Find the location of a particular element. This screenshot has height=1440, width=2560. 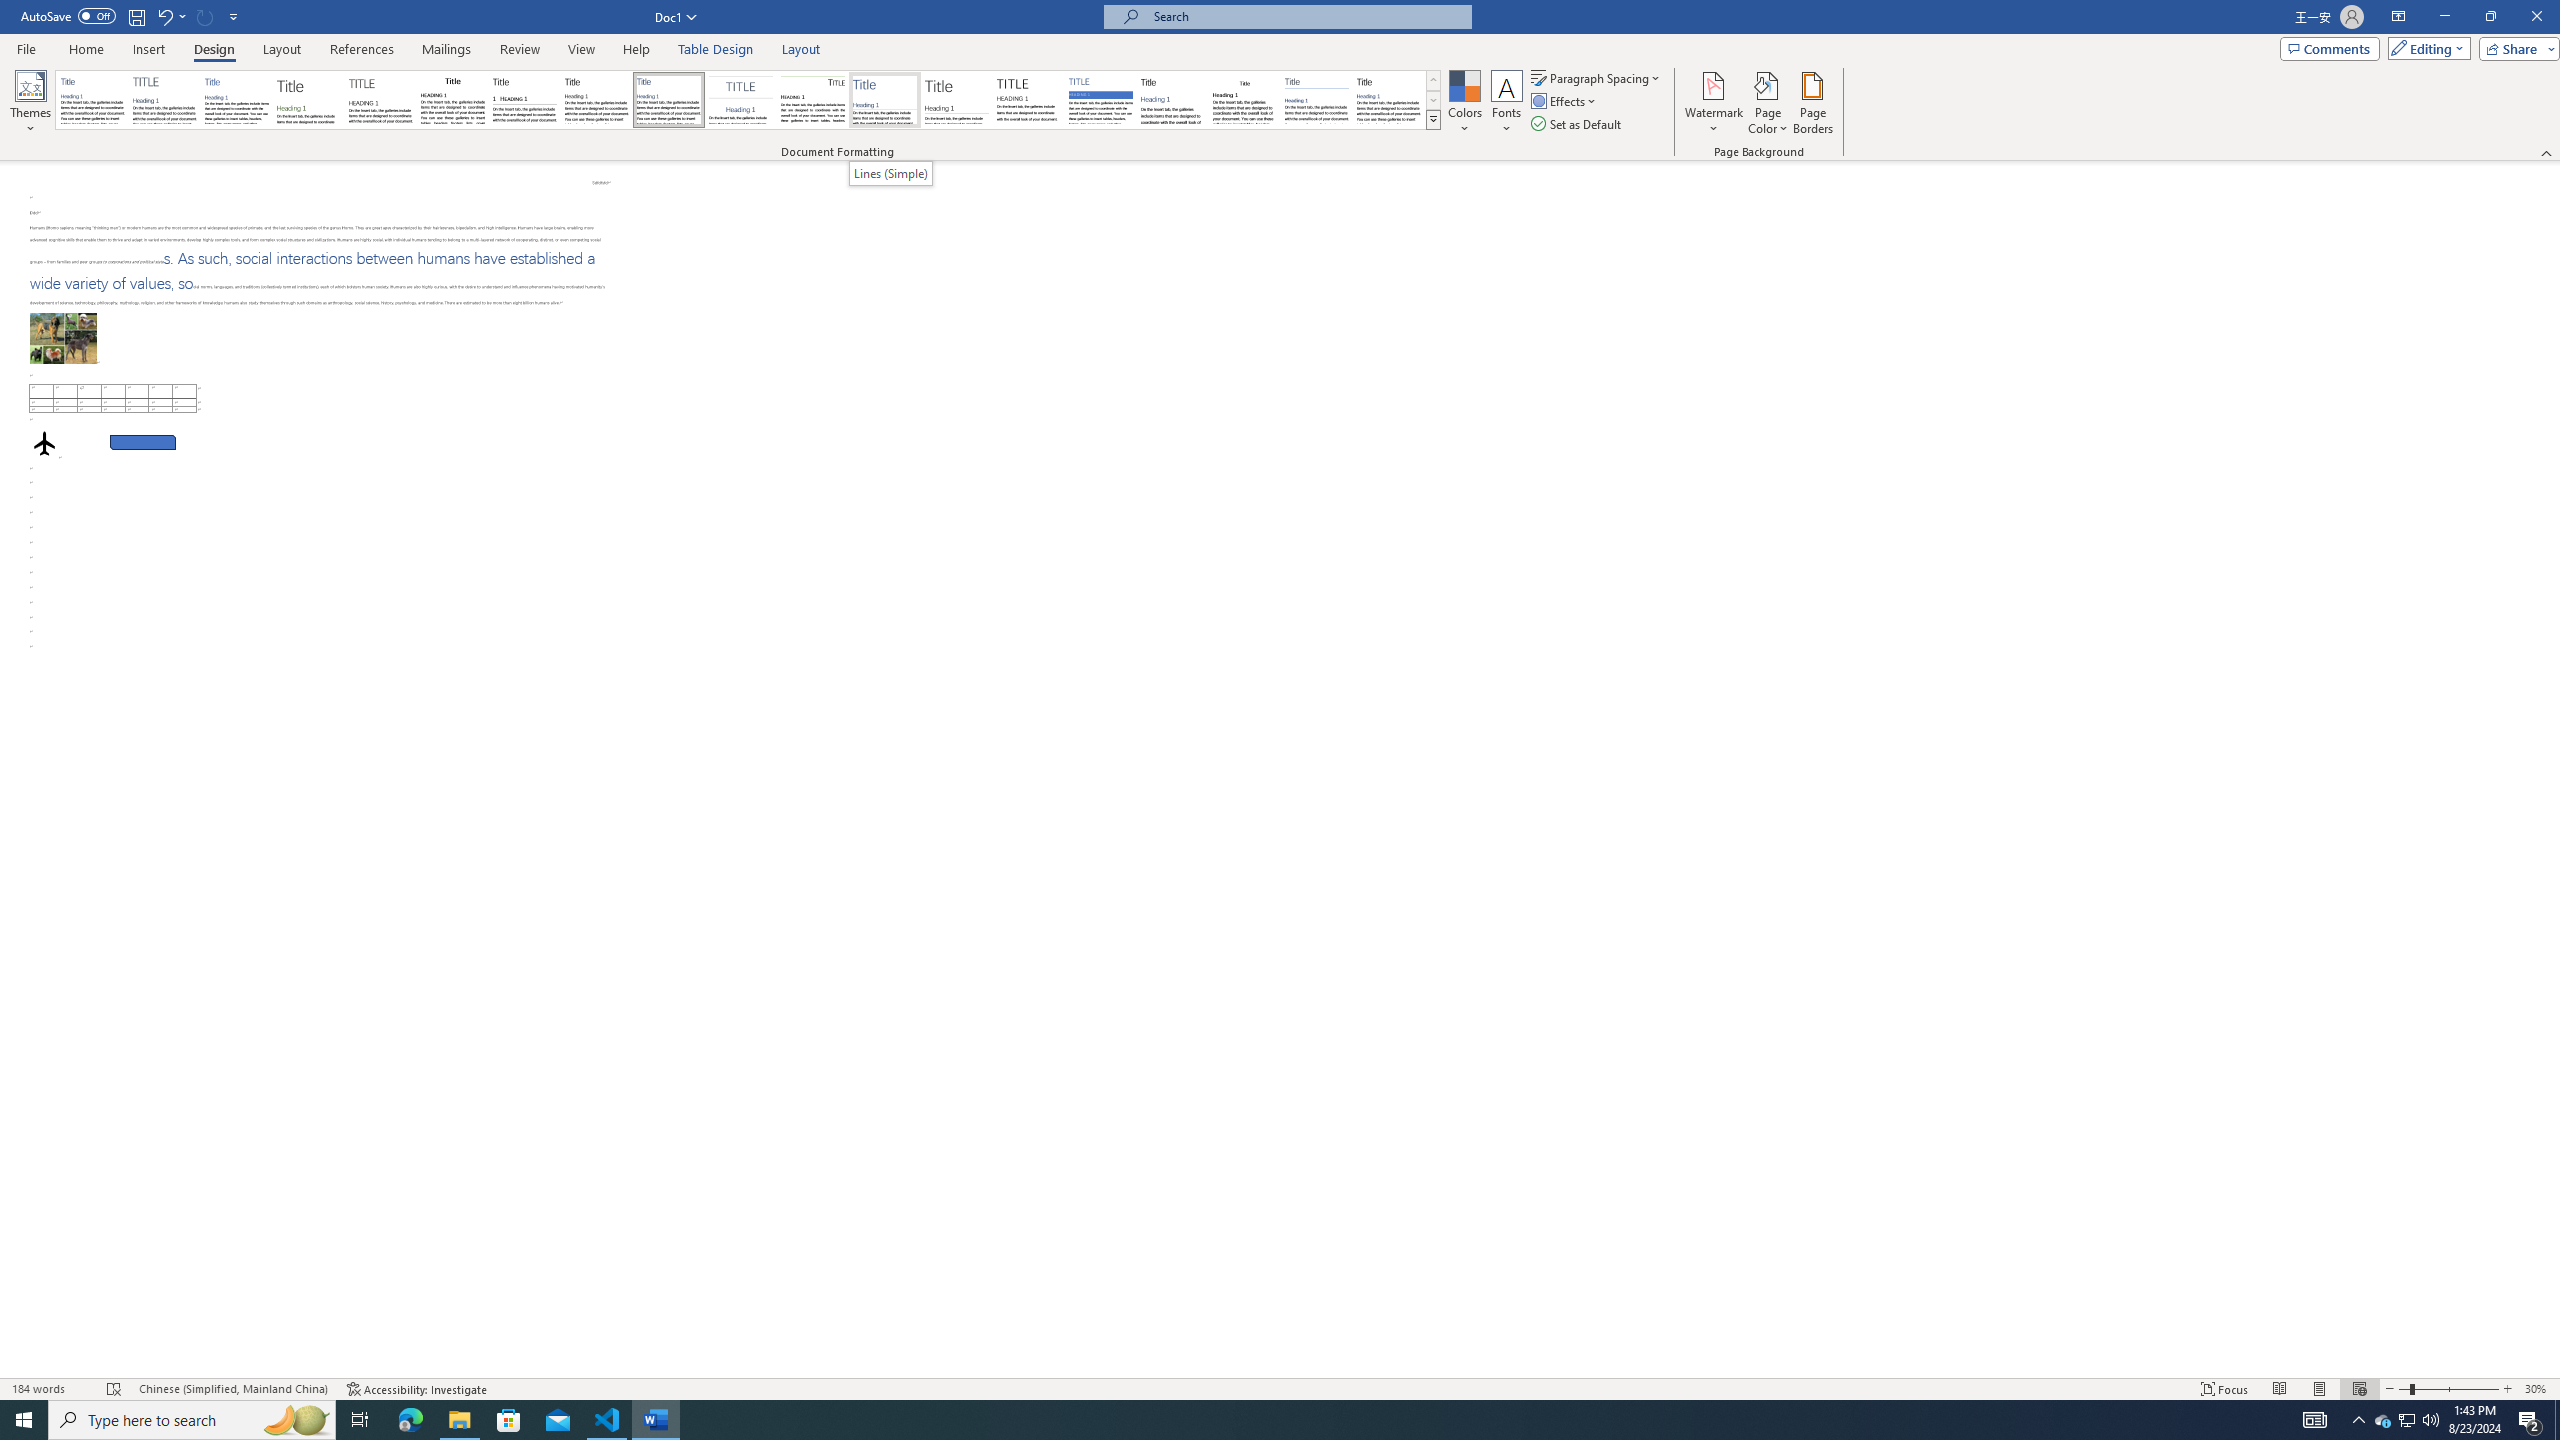

'AutomationID: QuickStylesSets' is located at coordinates (747, 99).